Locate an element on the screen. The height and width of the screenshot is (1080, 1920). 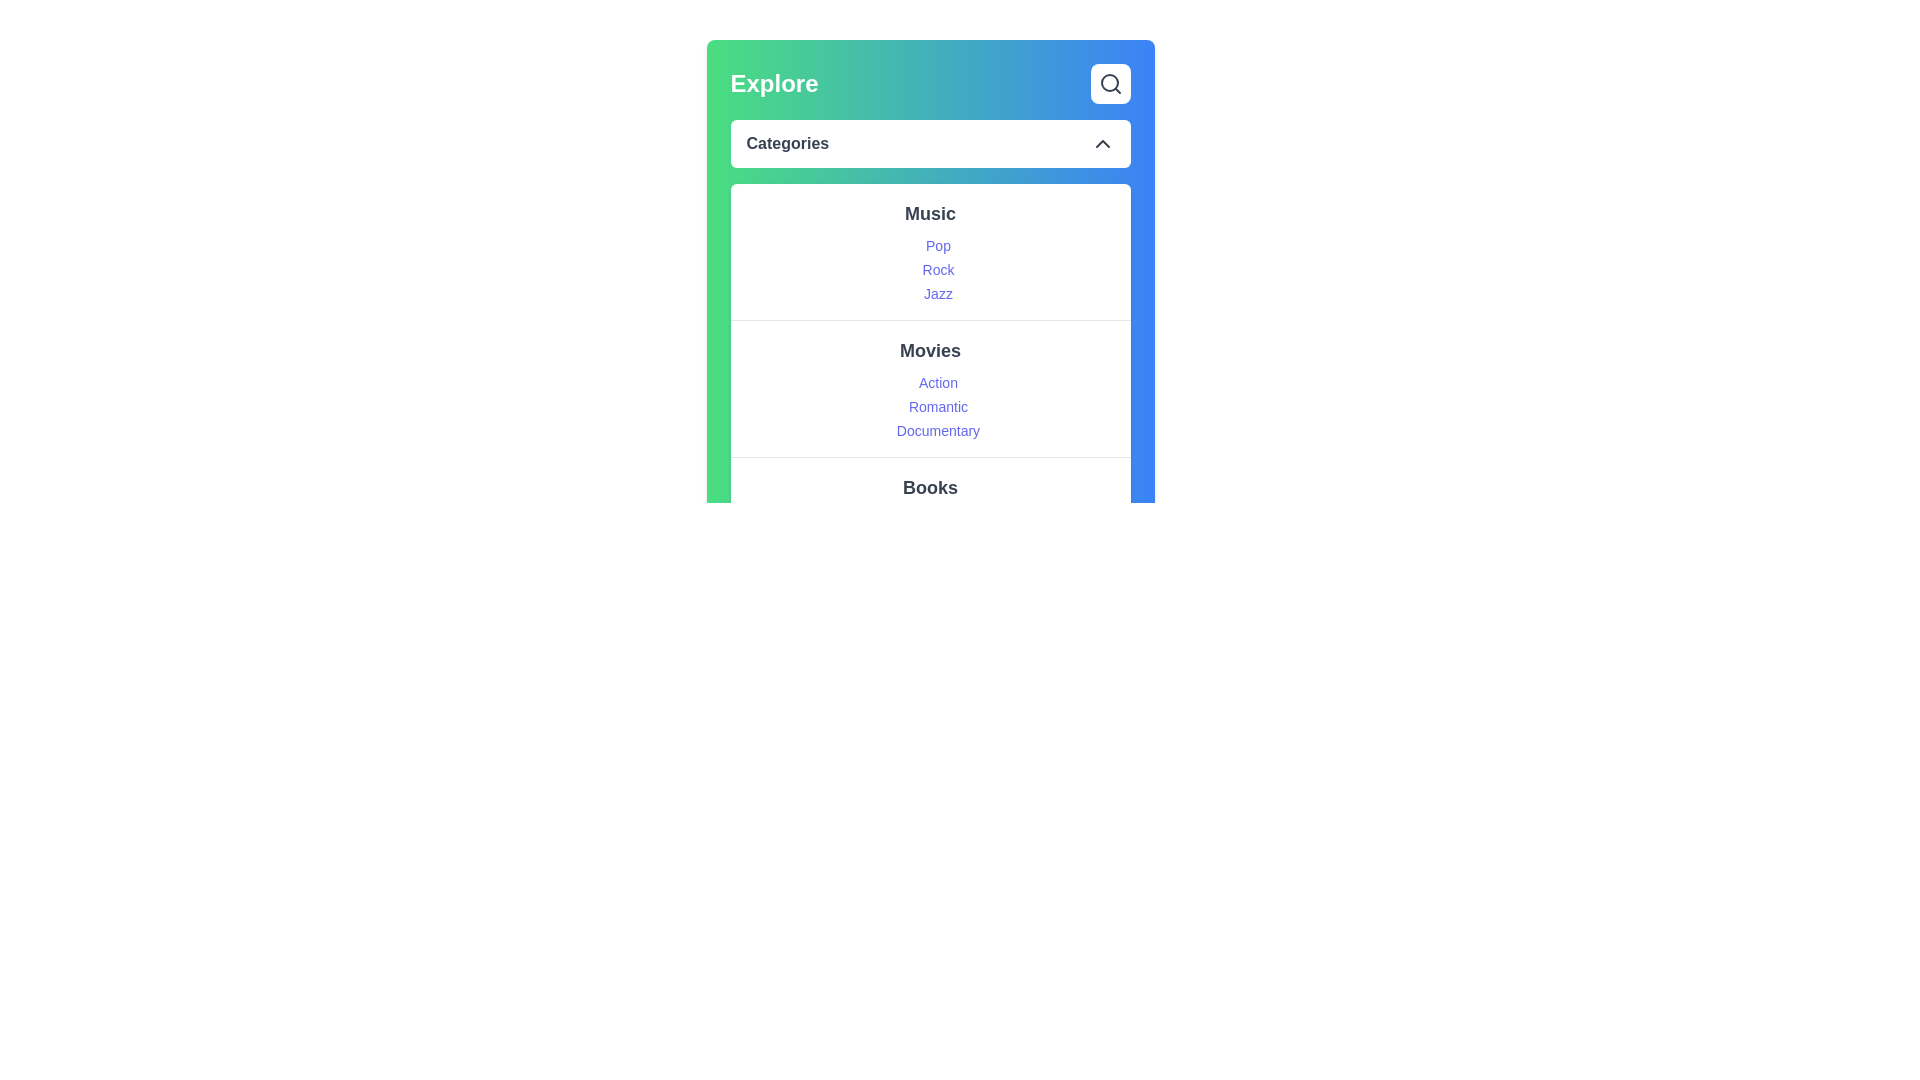
the 'Rock' genre in the categorized music genres list located in the 'Music' section of the vertical menu is located at coordinates (937, 270).